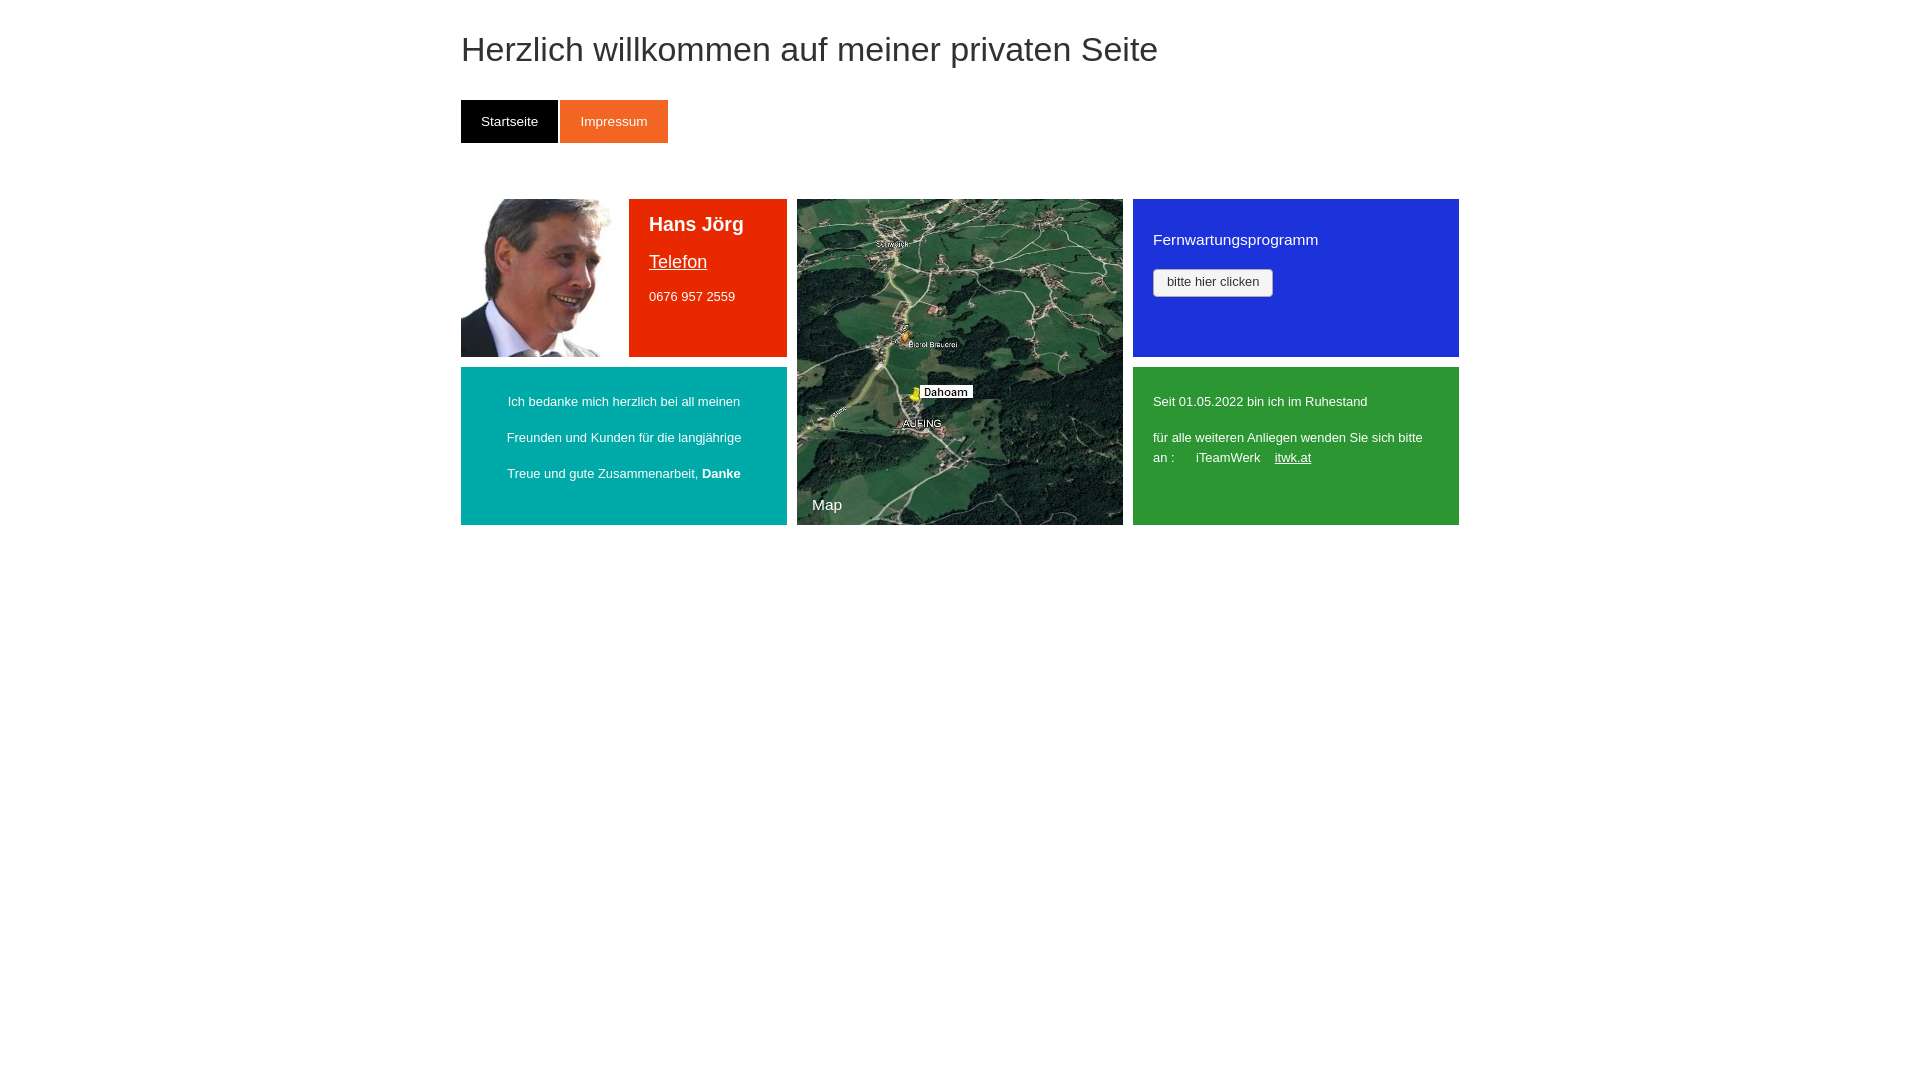 The width and height of the screenshot is (1920, 1080). I want to click on 'itwk.at', so click(1293, 457).